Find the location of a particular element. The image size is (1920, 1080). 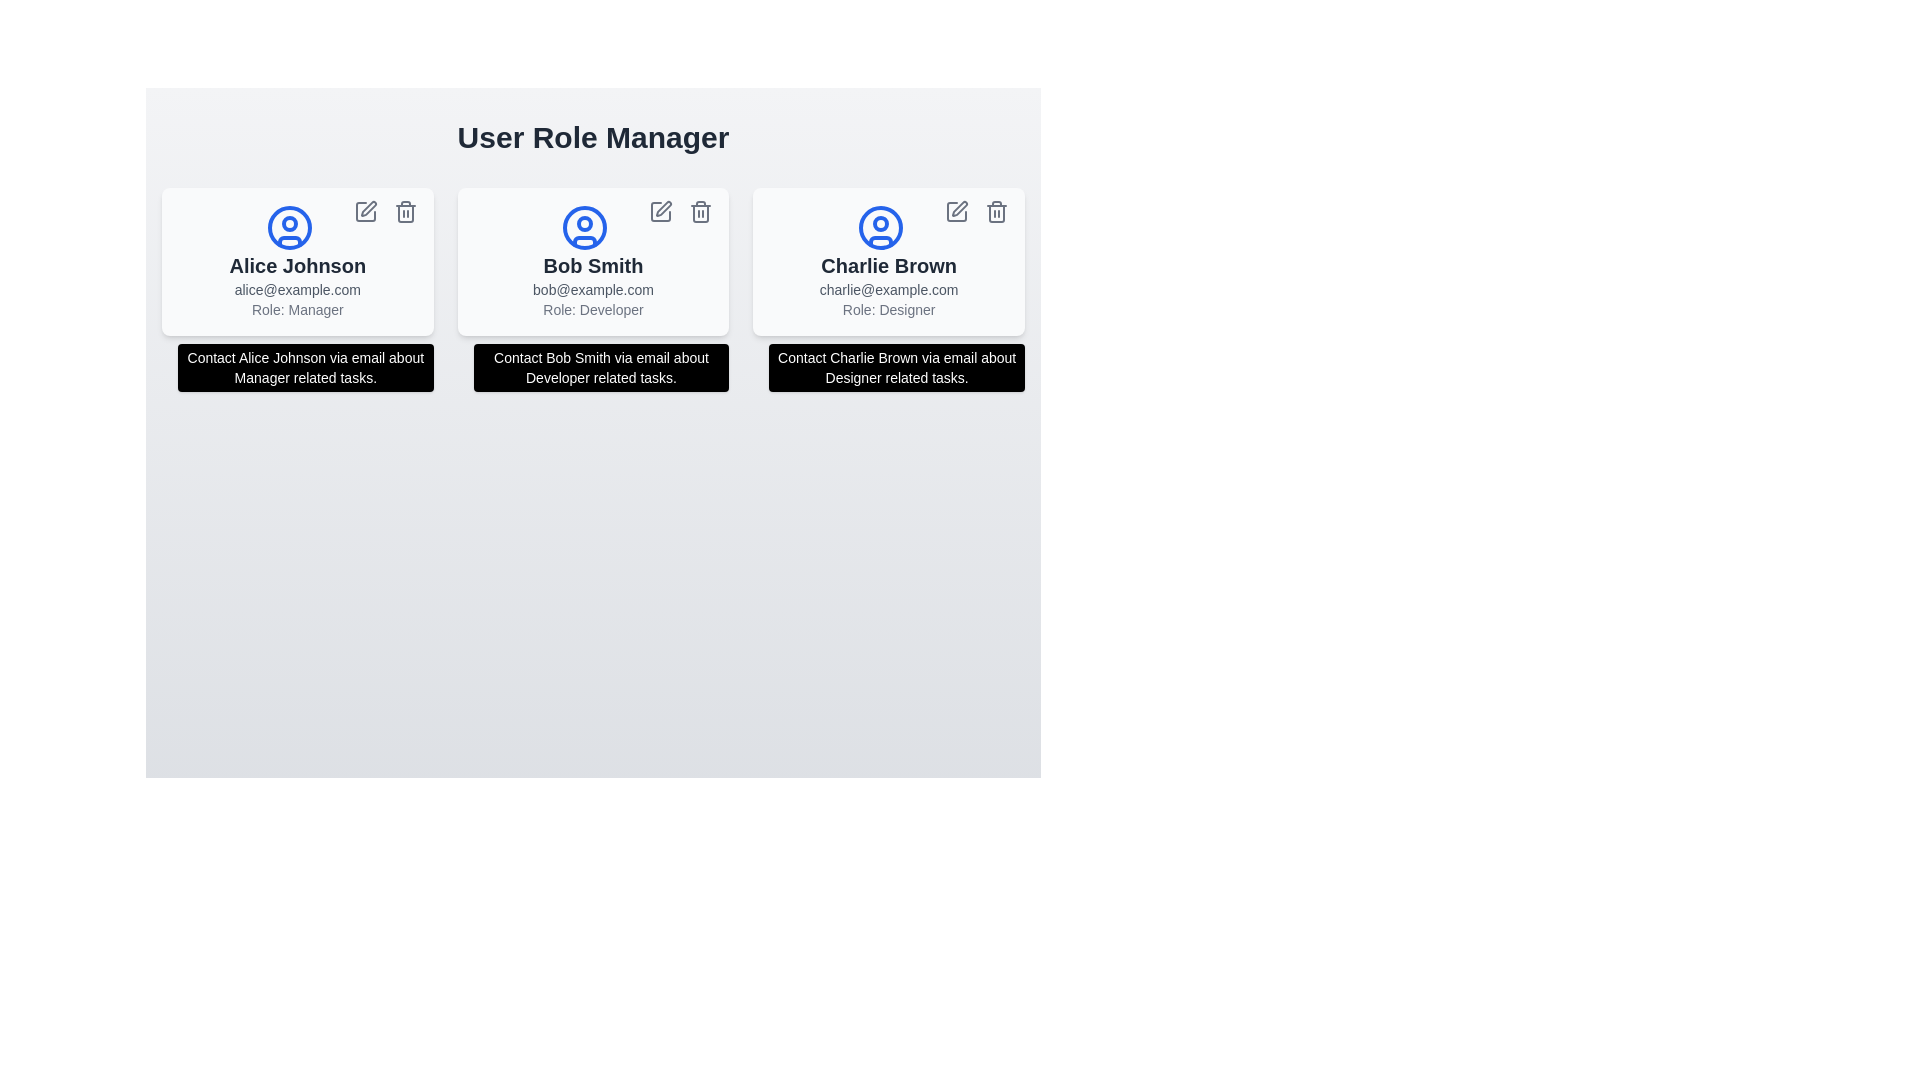

the edit icon button located at the top-right of Alice Johnson's user card to initiate the edit action is located at coordinates (368, 208).